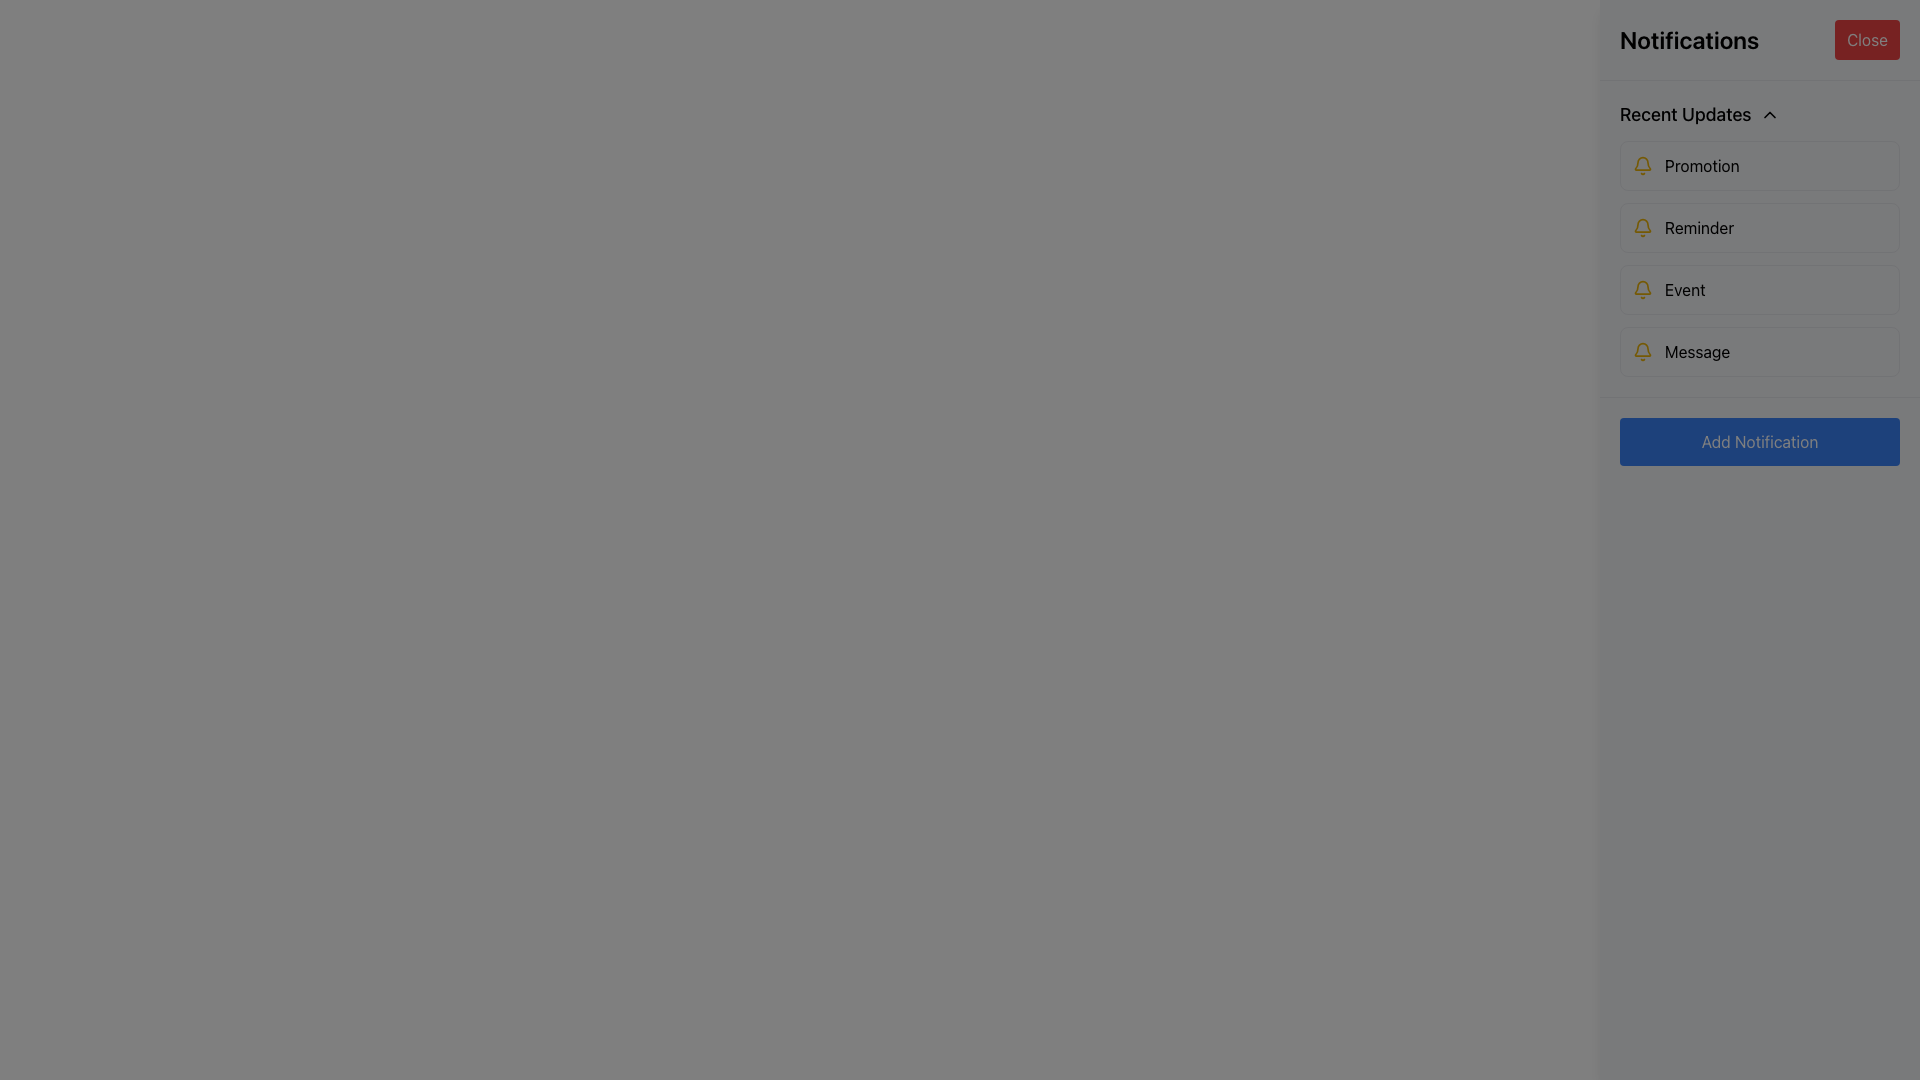  What do you see at coordinates (1769, 115) in the screenshot?
I see `the interactive icon located to the immediate right of the 'Recent Updates' text, which serves as a button for collapsing or expanding the section` at bounding box center [1769, 115].